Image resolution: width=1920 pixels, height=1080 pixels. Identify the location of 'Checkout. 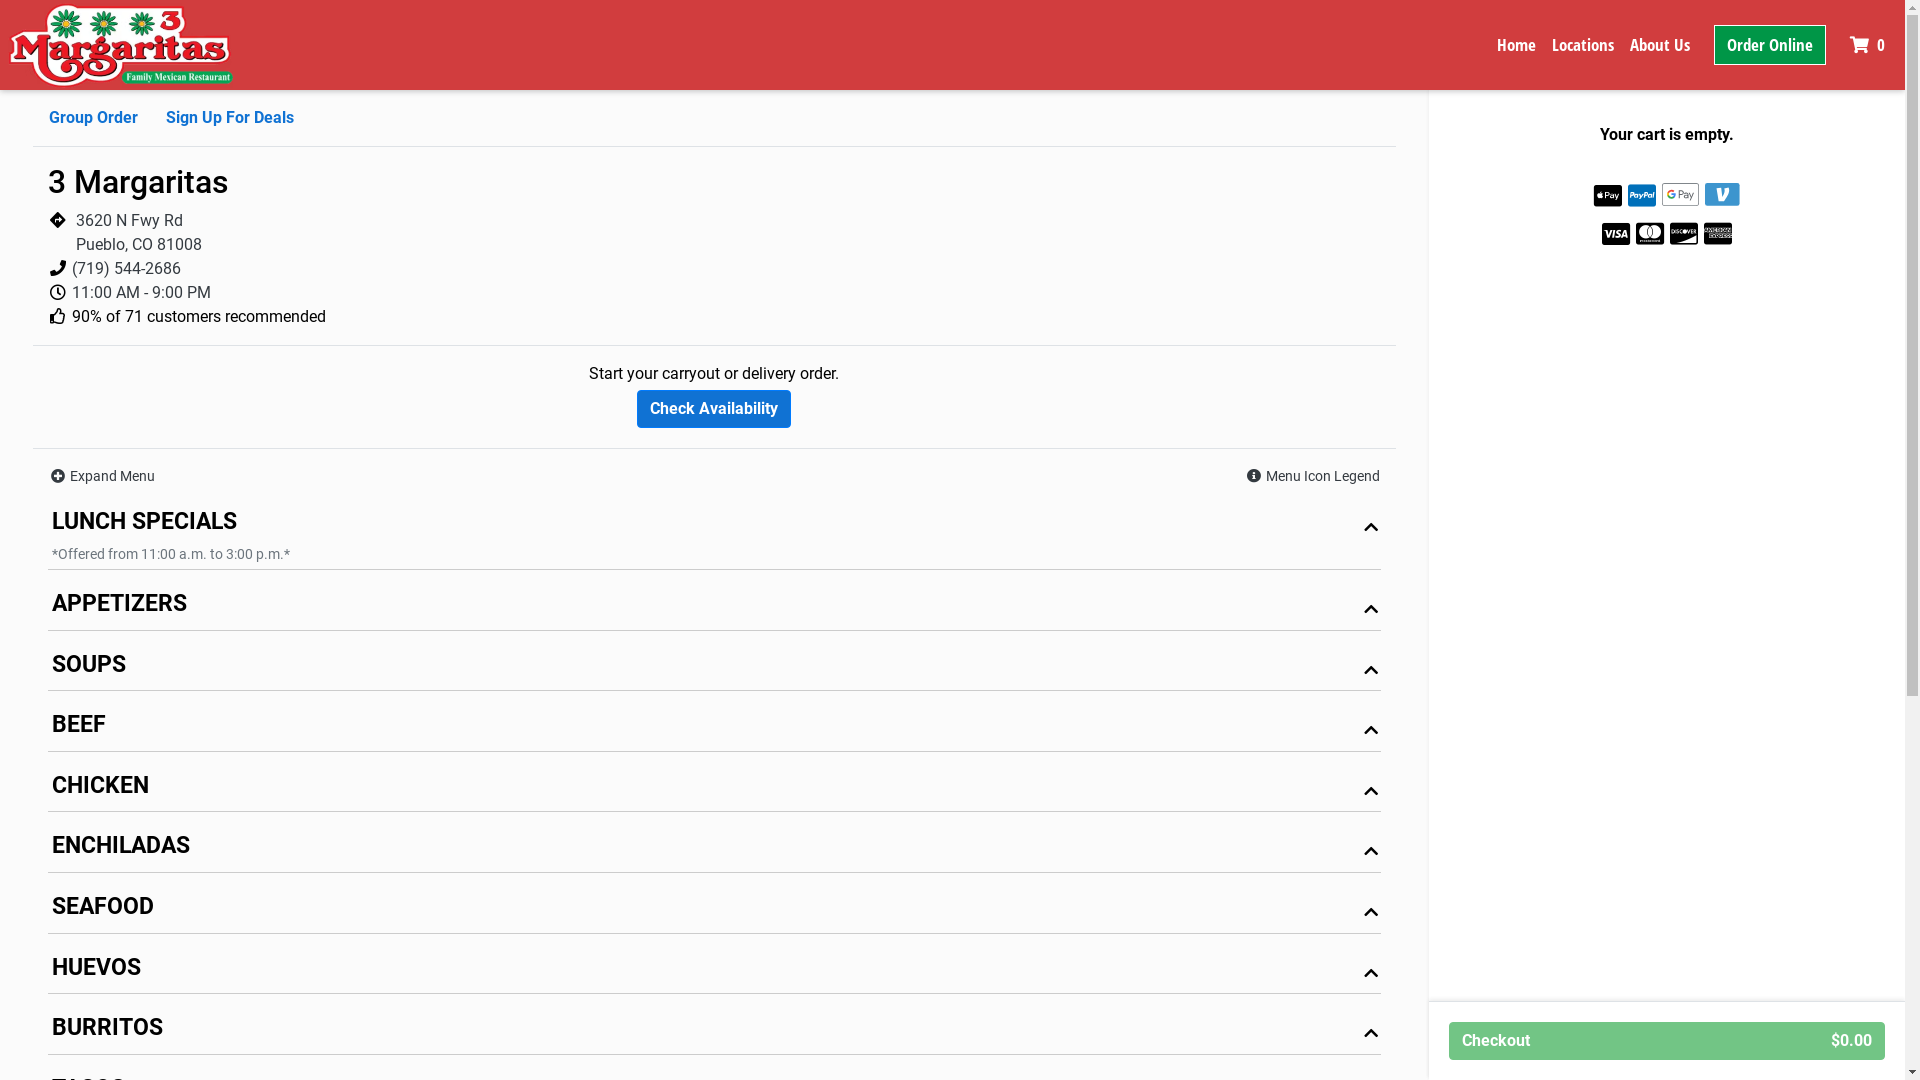
(1666, 1040).